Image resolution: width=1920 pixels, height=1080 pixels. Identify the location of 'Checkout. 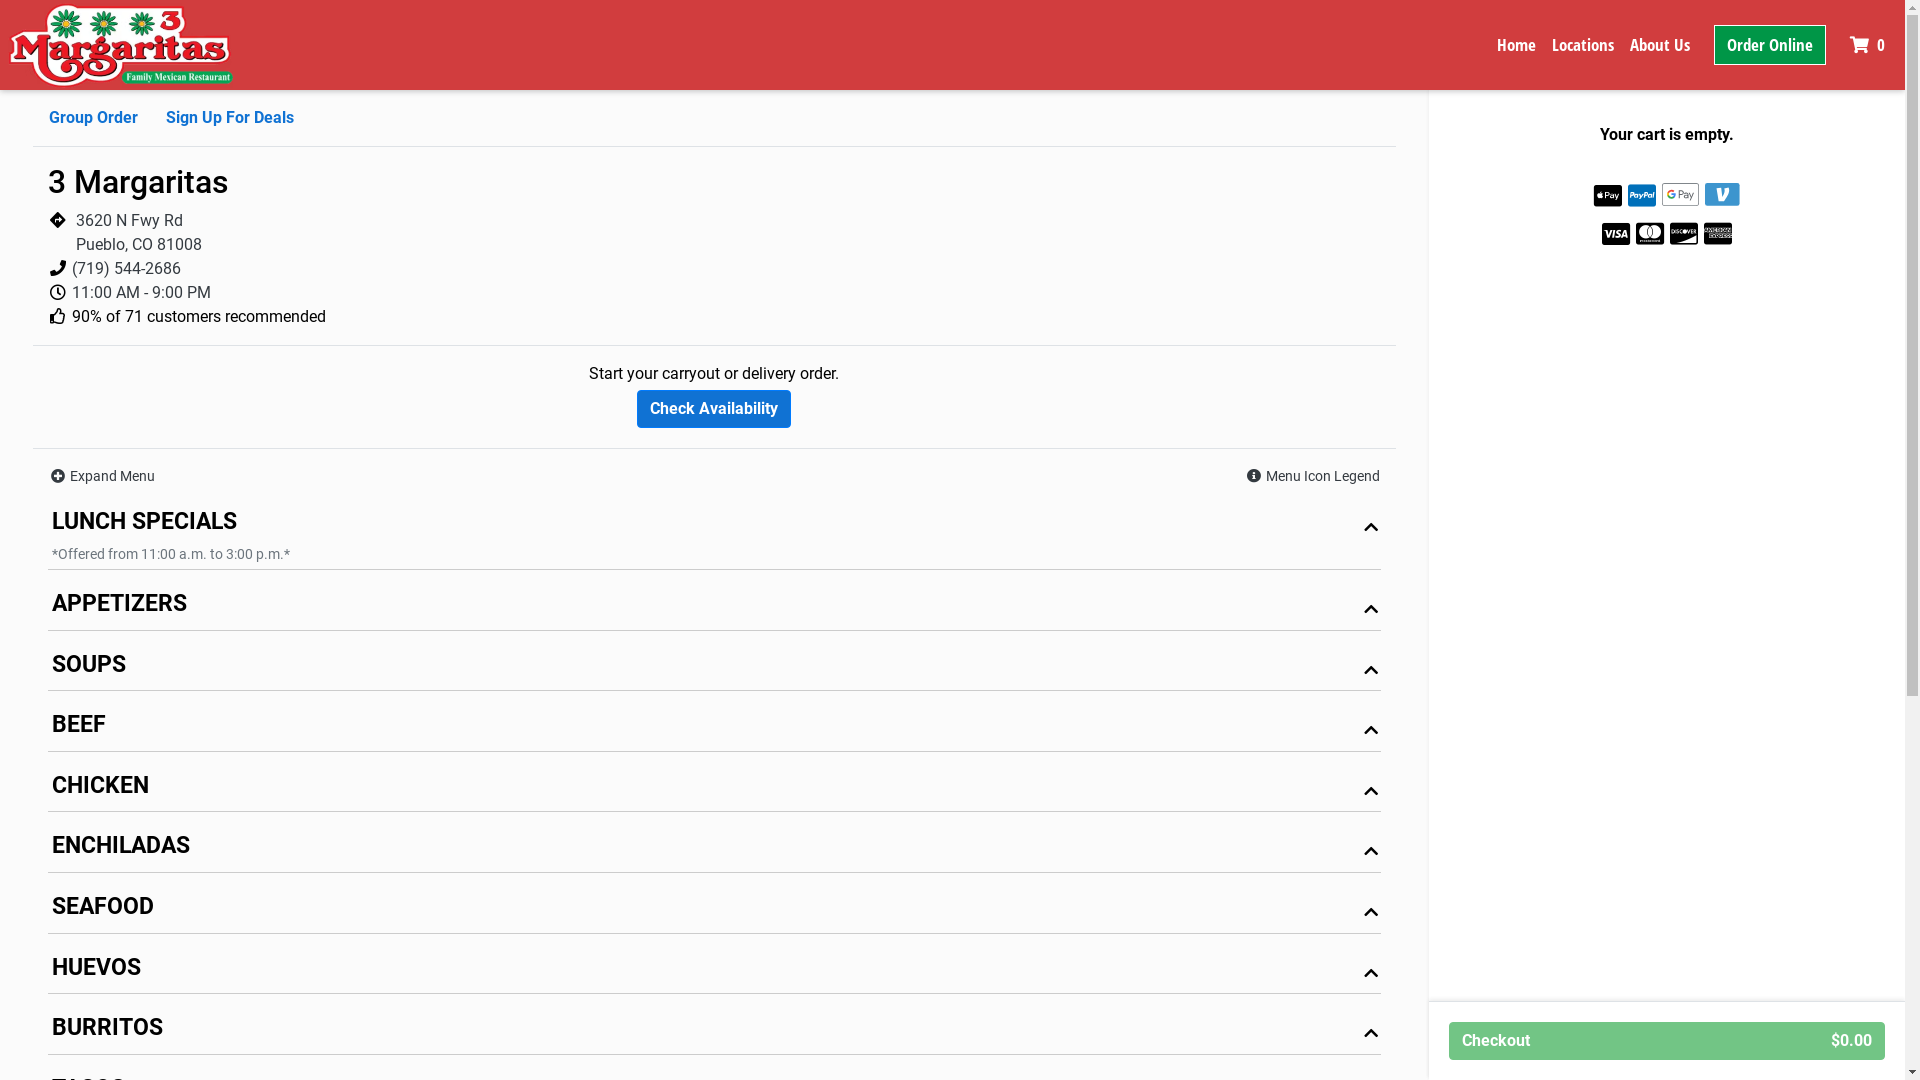
(1666, 1040).